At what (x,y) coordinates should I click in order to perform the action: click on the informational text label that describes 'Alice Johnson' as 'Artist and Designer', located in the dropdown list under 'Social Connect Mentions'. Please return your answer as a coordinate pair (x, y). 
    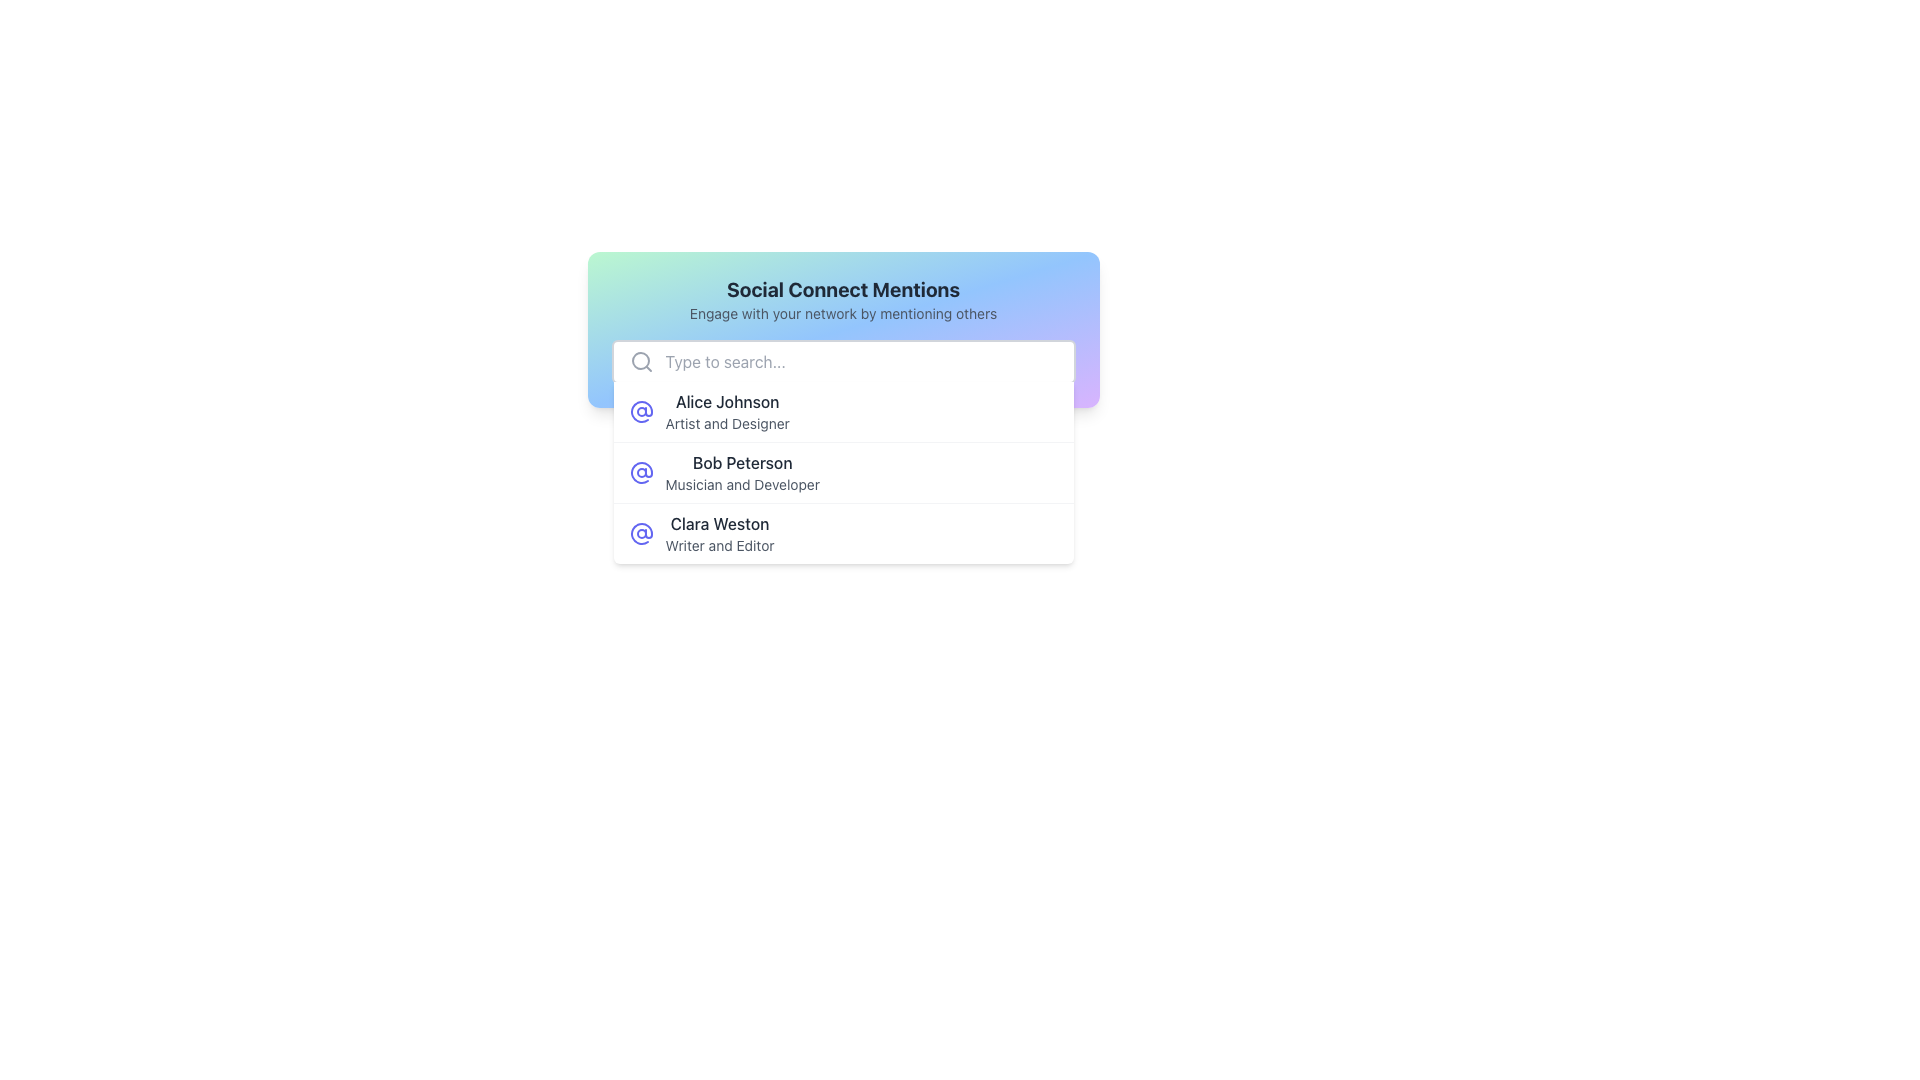
    Looking at the image, I should click on (726, 423).